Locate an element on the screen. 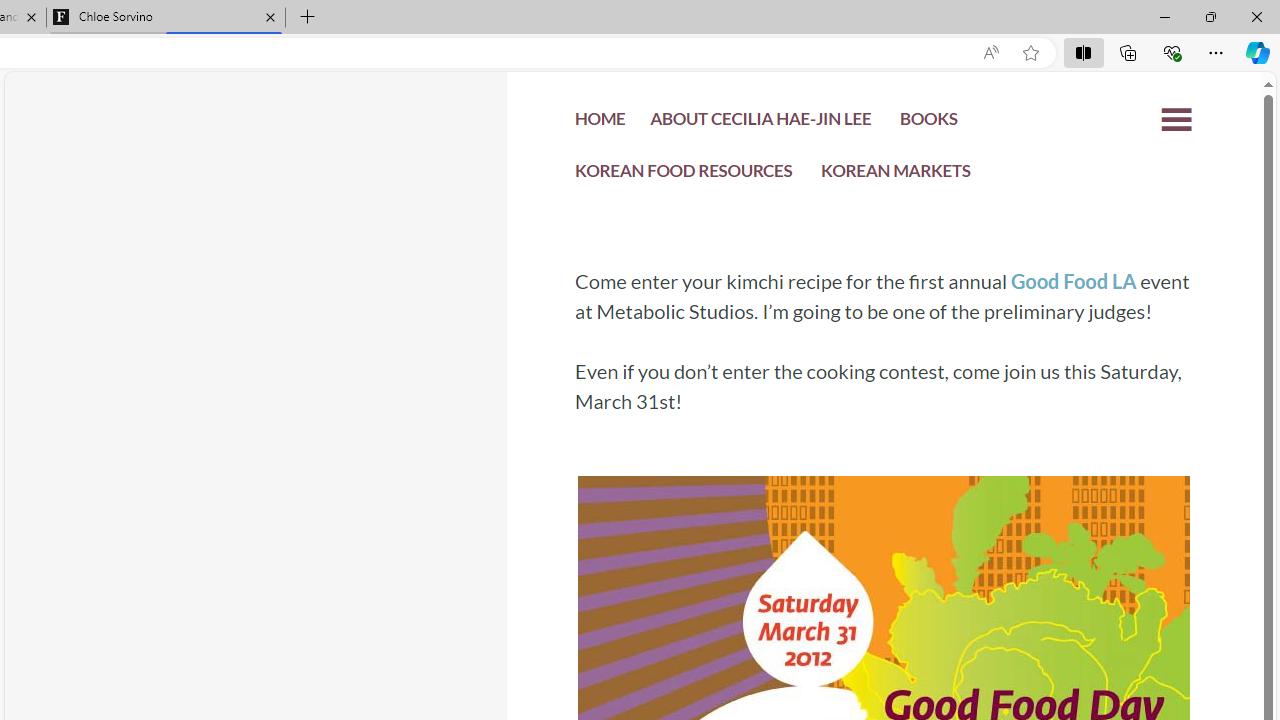 The image size is (1280, 720). 'Good Food LA' is located at coordinates (1072, 281).